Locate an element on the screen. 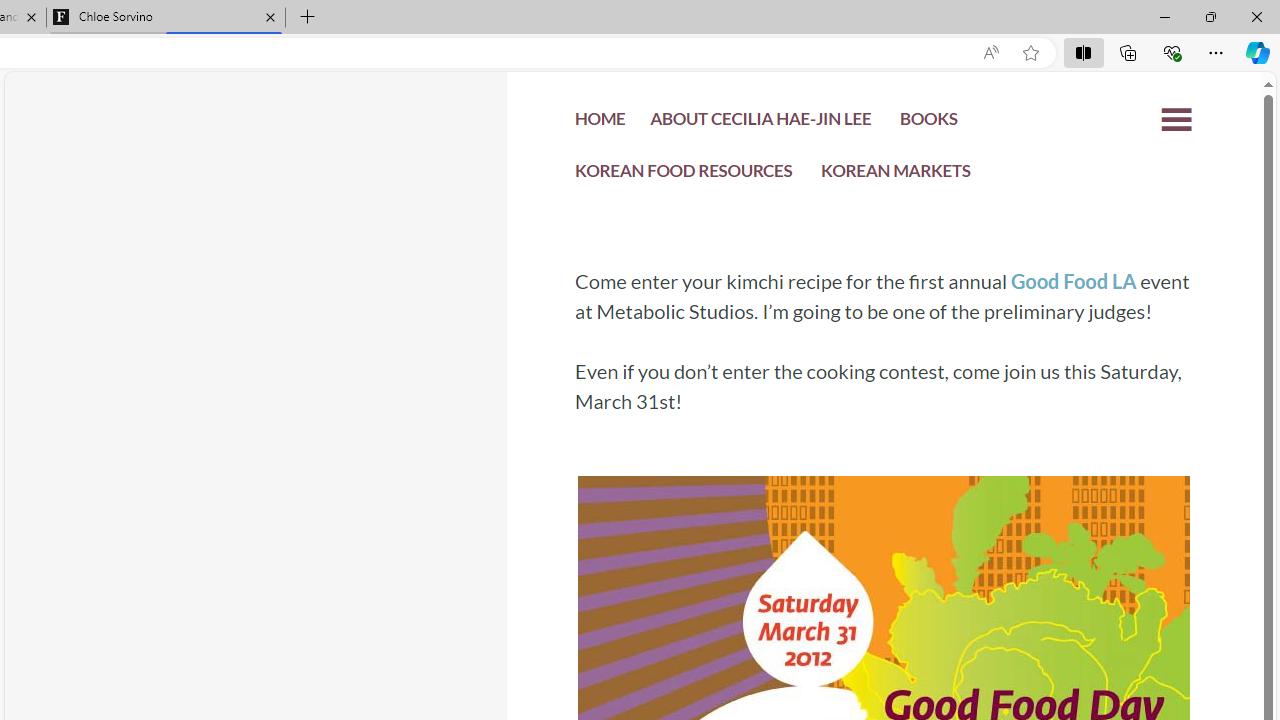 The image size is (1280, 720). 'Good Food LA' is located at coordinates (1072, 281).